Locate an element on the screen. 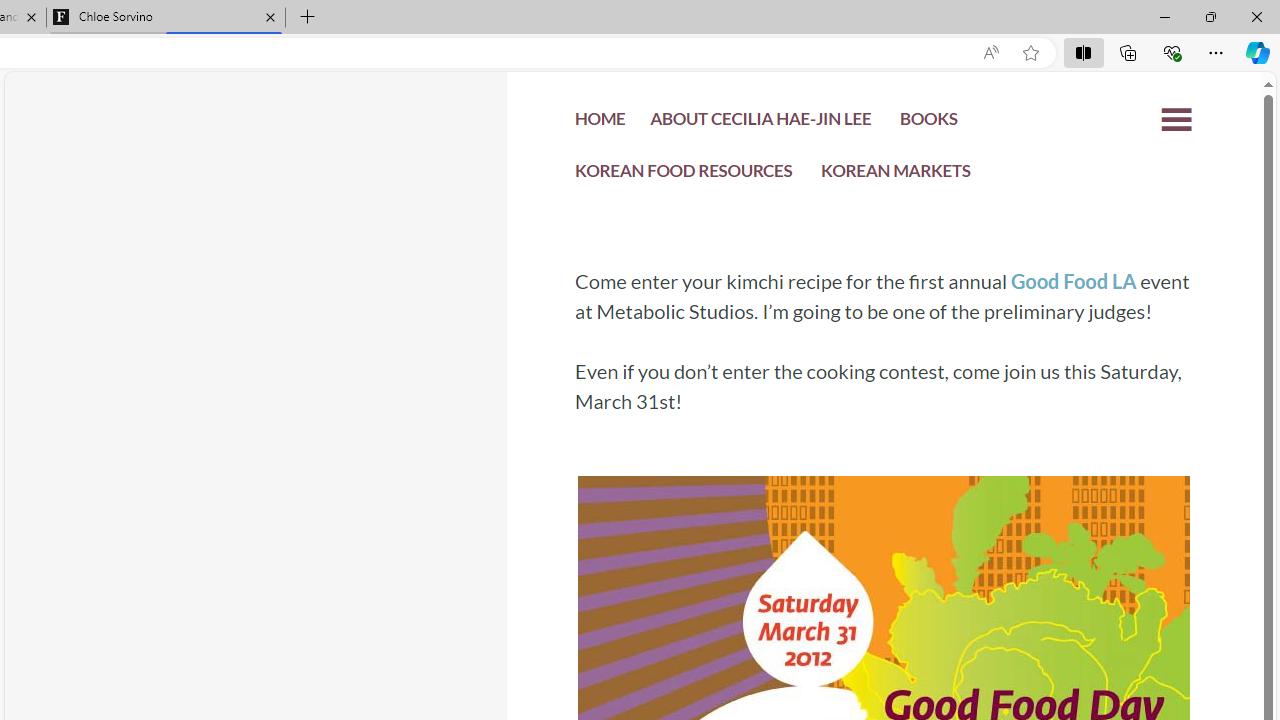 The image size is (1280, 720). 'Good Food LA' is located at coordinates (1072, 281).